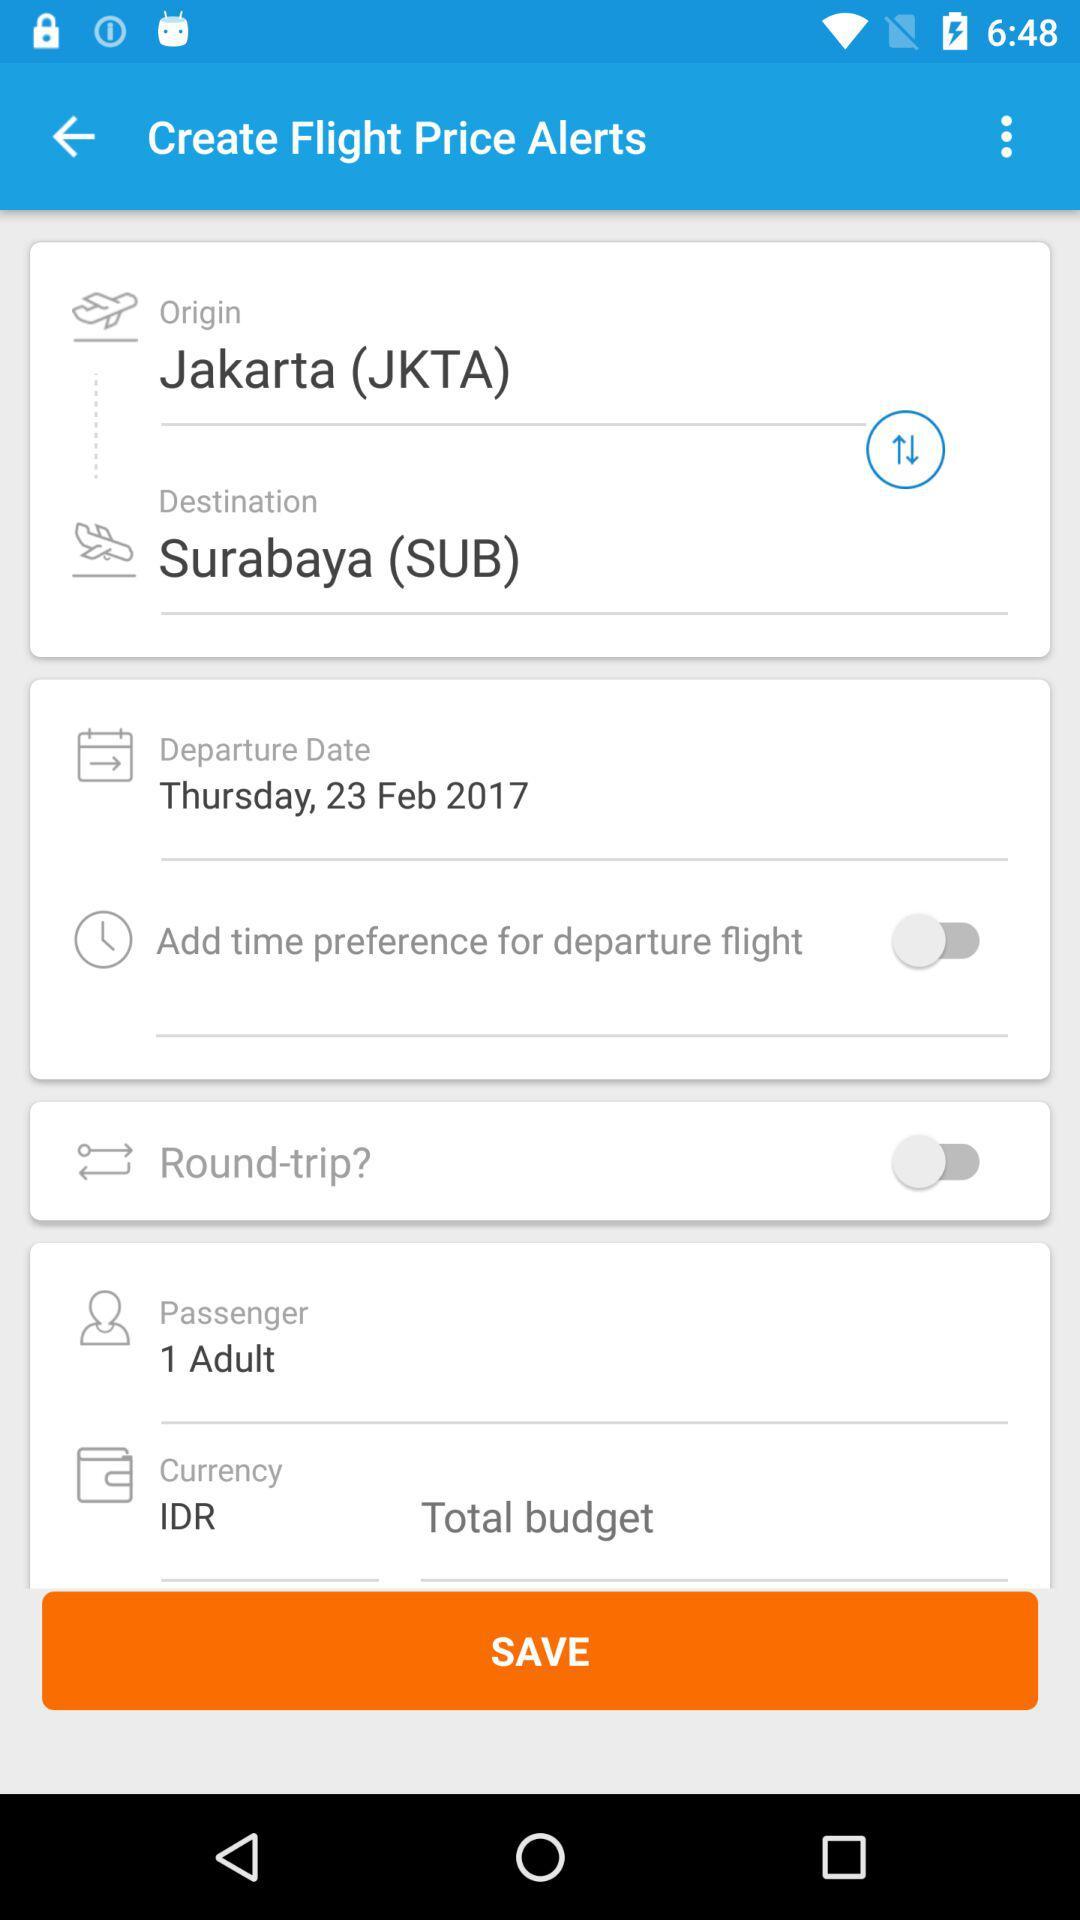  I want to click on the item next to the create flight price icon, so click(72, 135).